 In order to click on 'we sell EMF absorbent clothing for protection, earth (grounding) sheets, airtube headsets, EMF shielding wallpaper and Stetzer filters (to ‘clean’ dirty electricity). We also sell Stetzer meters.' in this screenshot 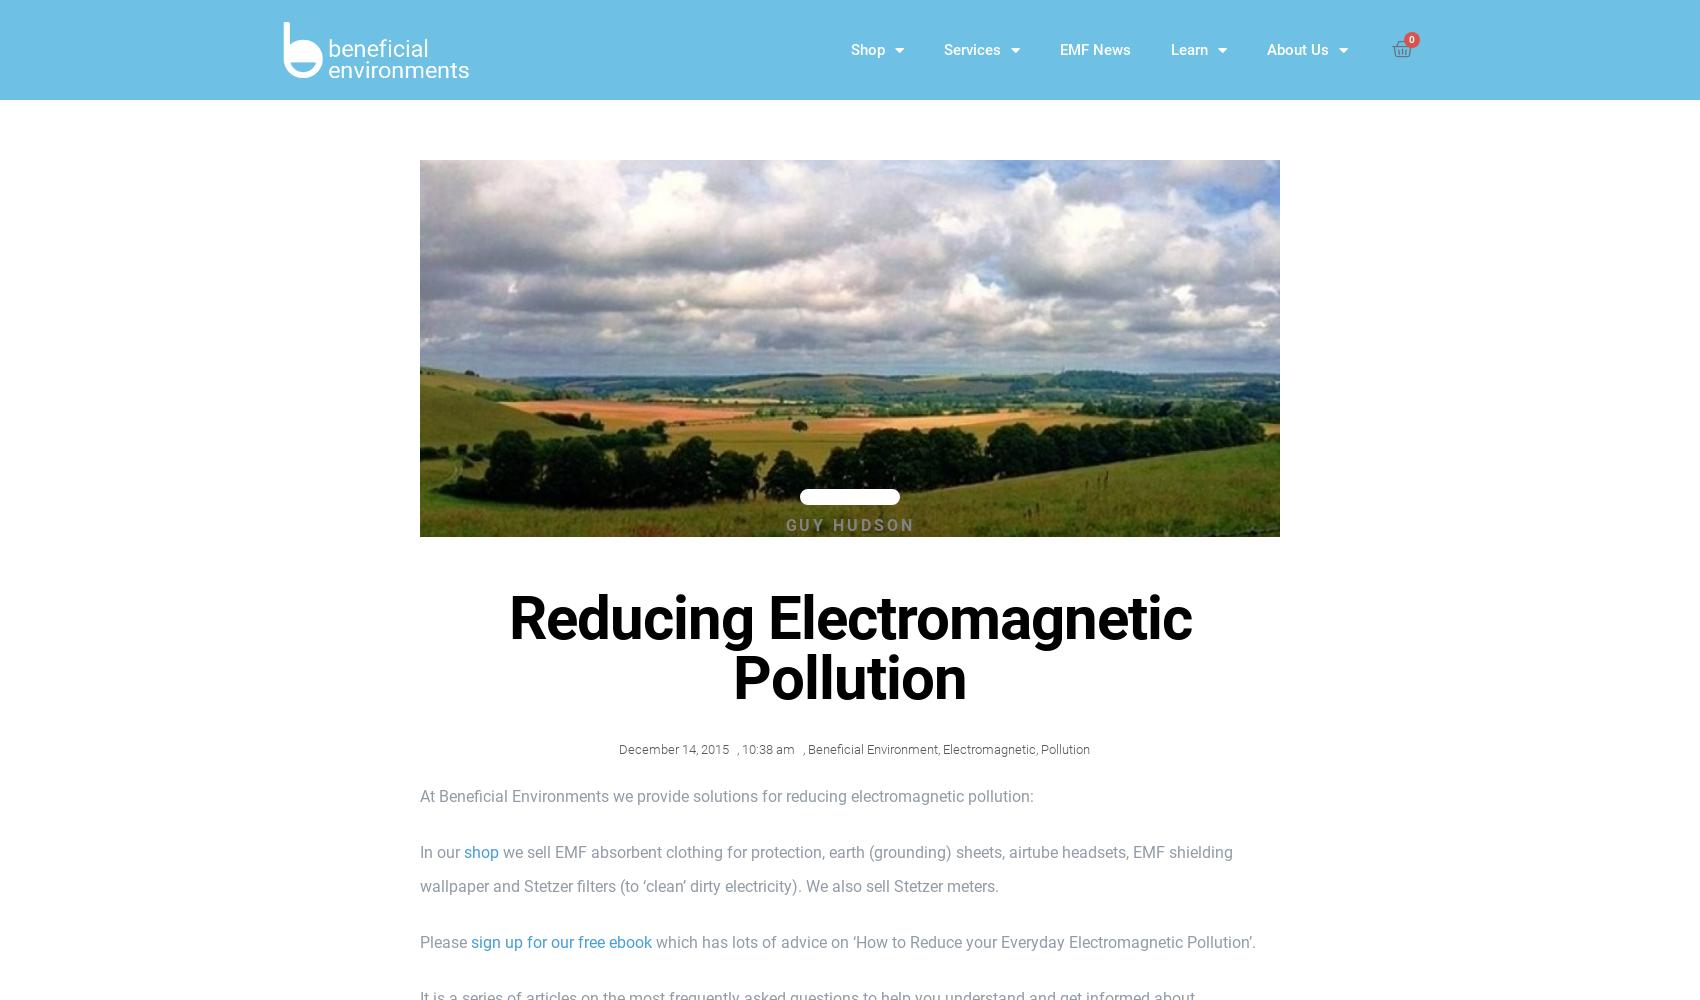, I will do `click(825, 868)`.